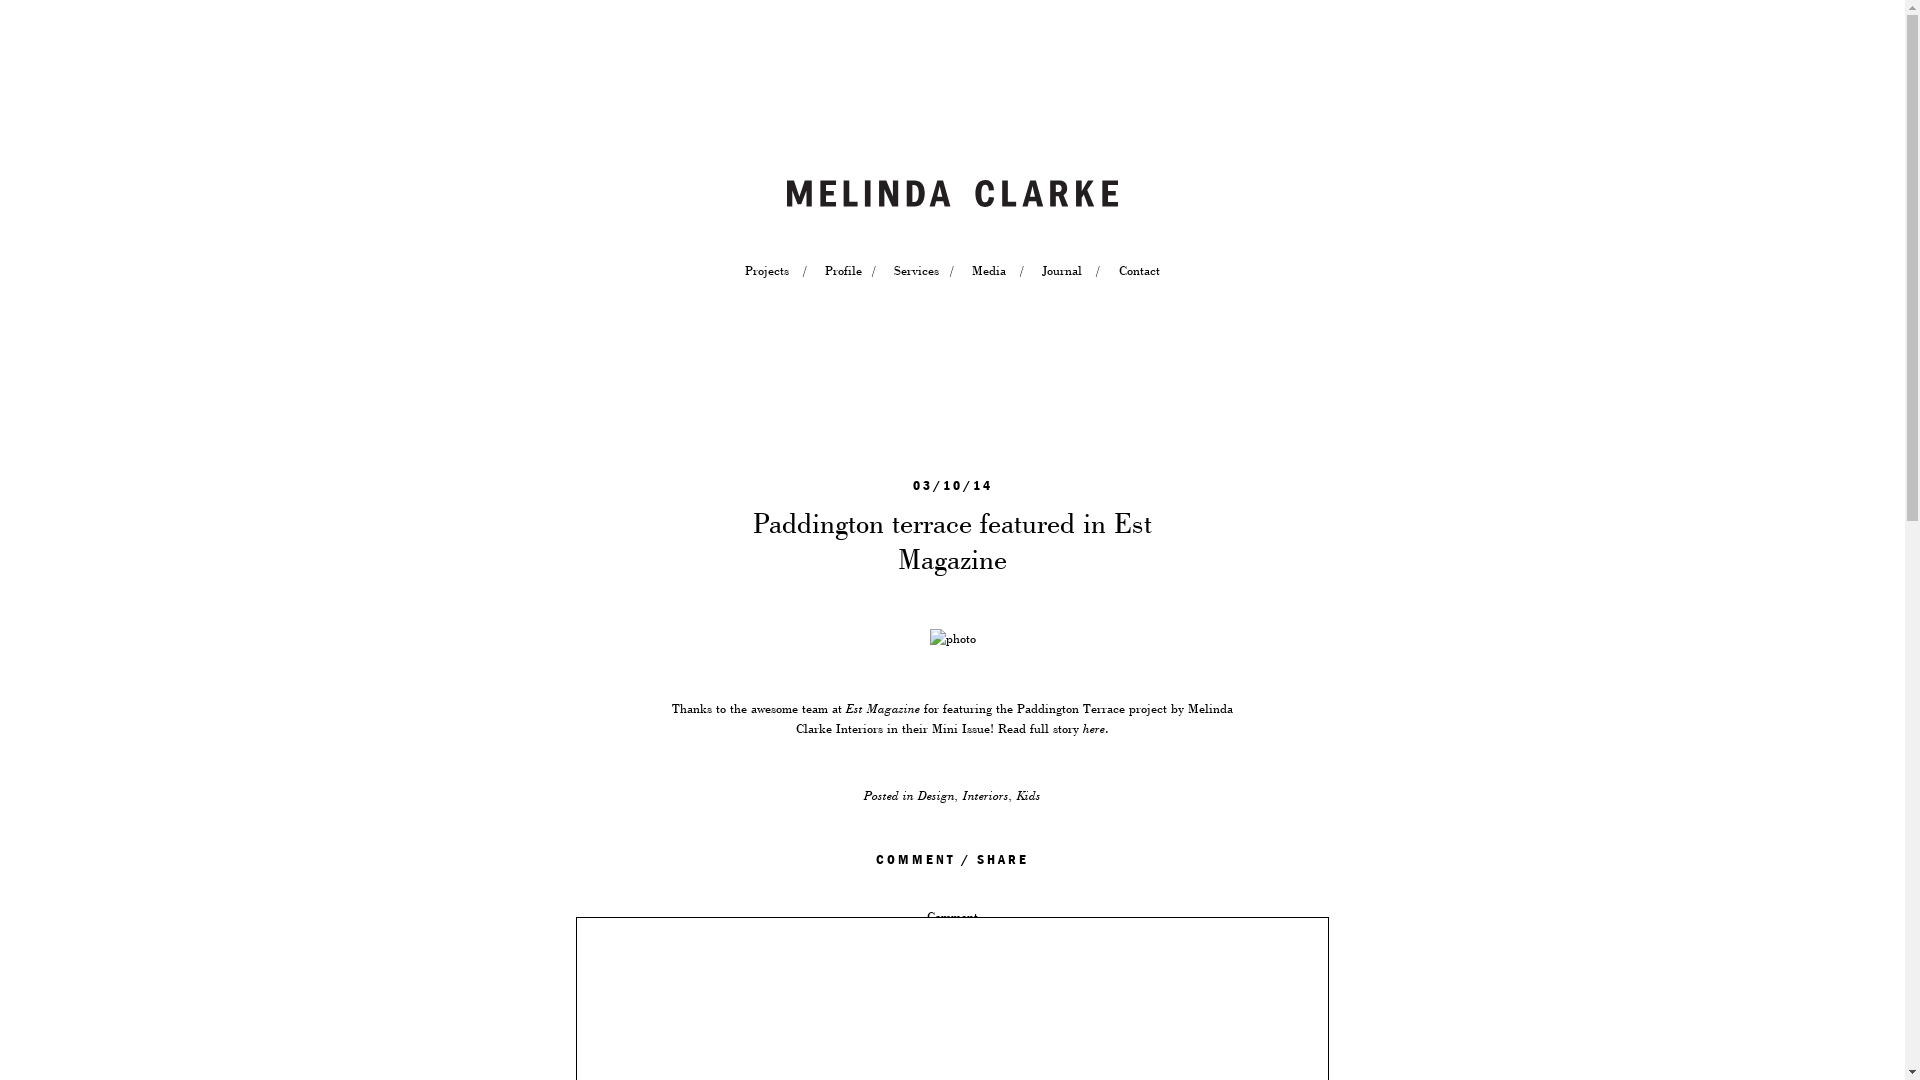  Describe the element at coordinates (935, 794) in the screenshot. I see `'Design'` at that location.